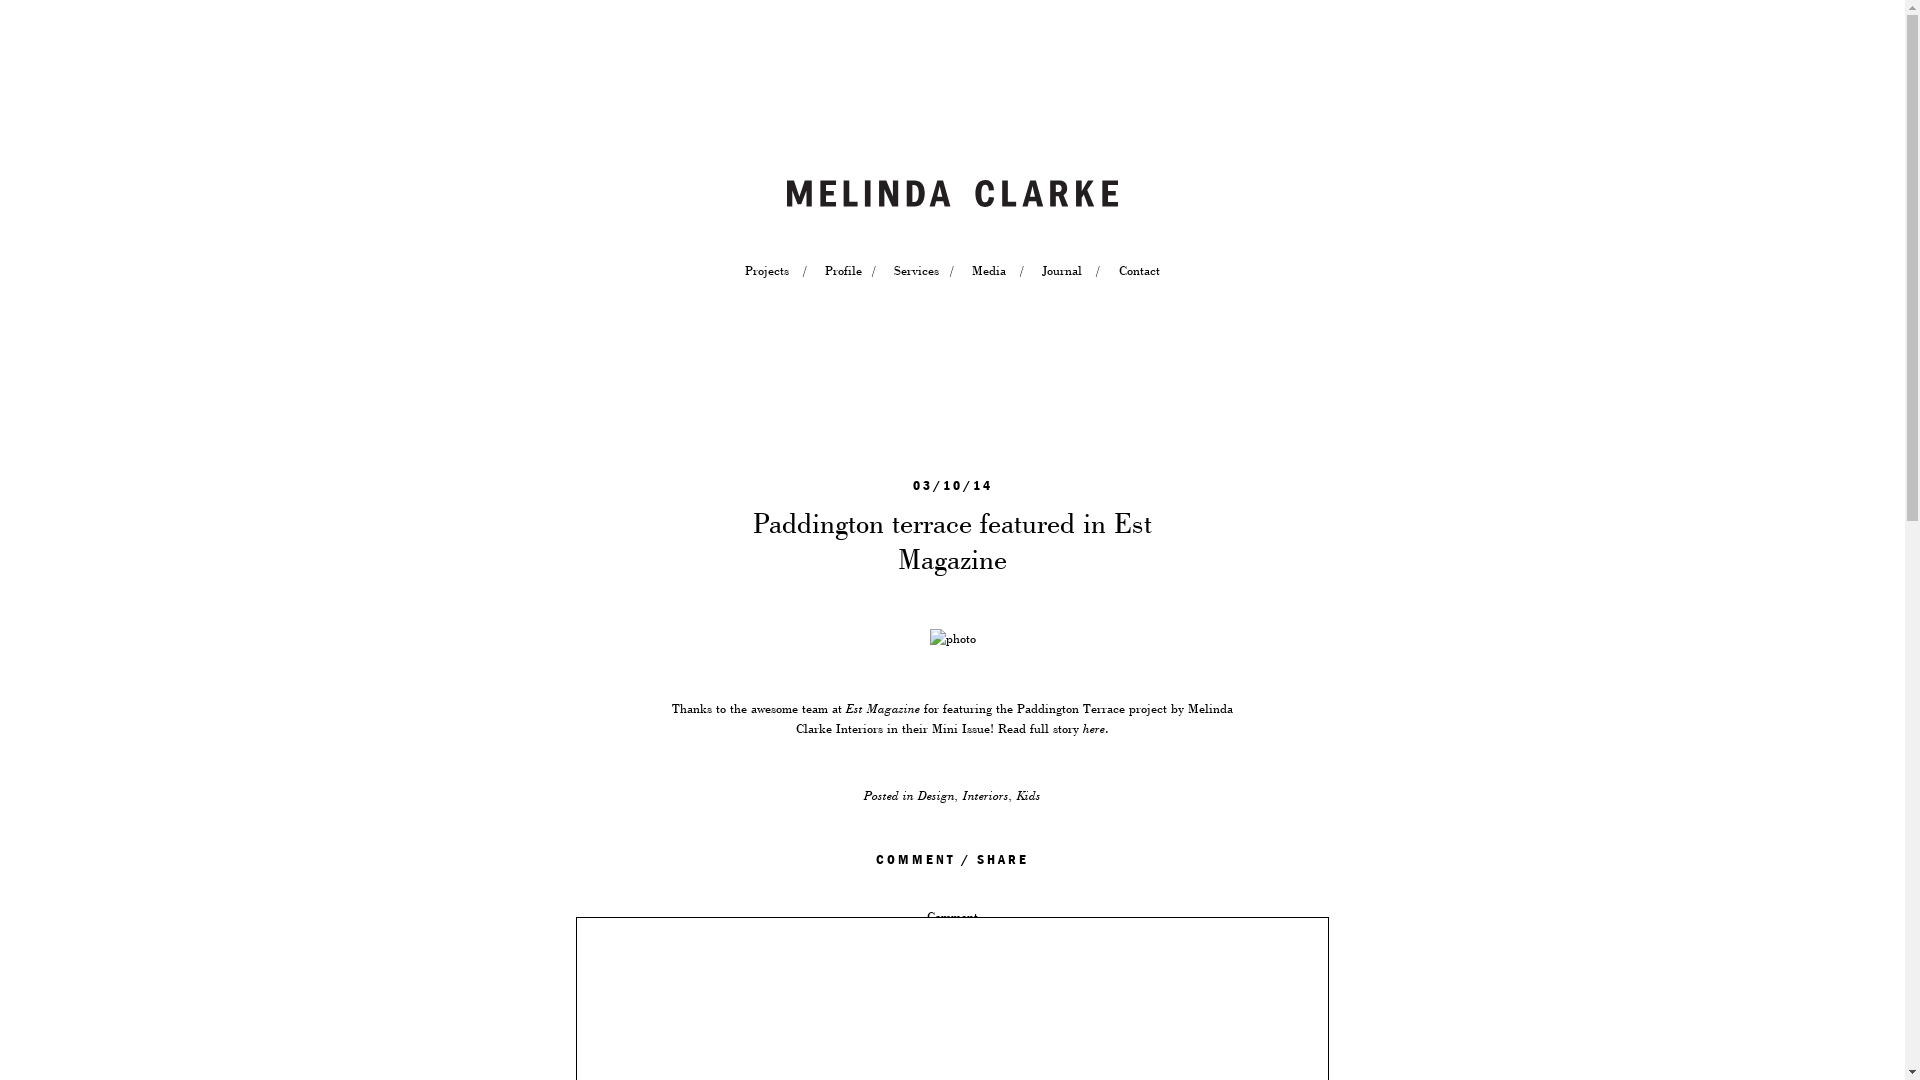  Describe the element at coordinates (935, 794) in the screenshot. I see `'Design'` at that location.